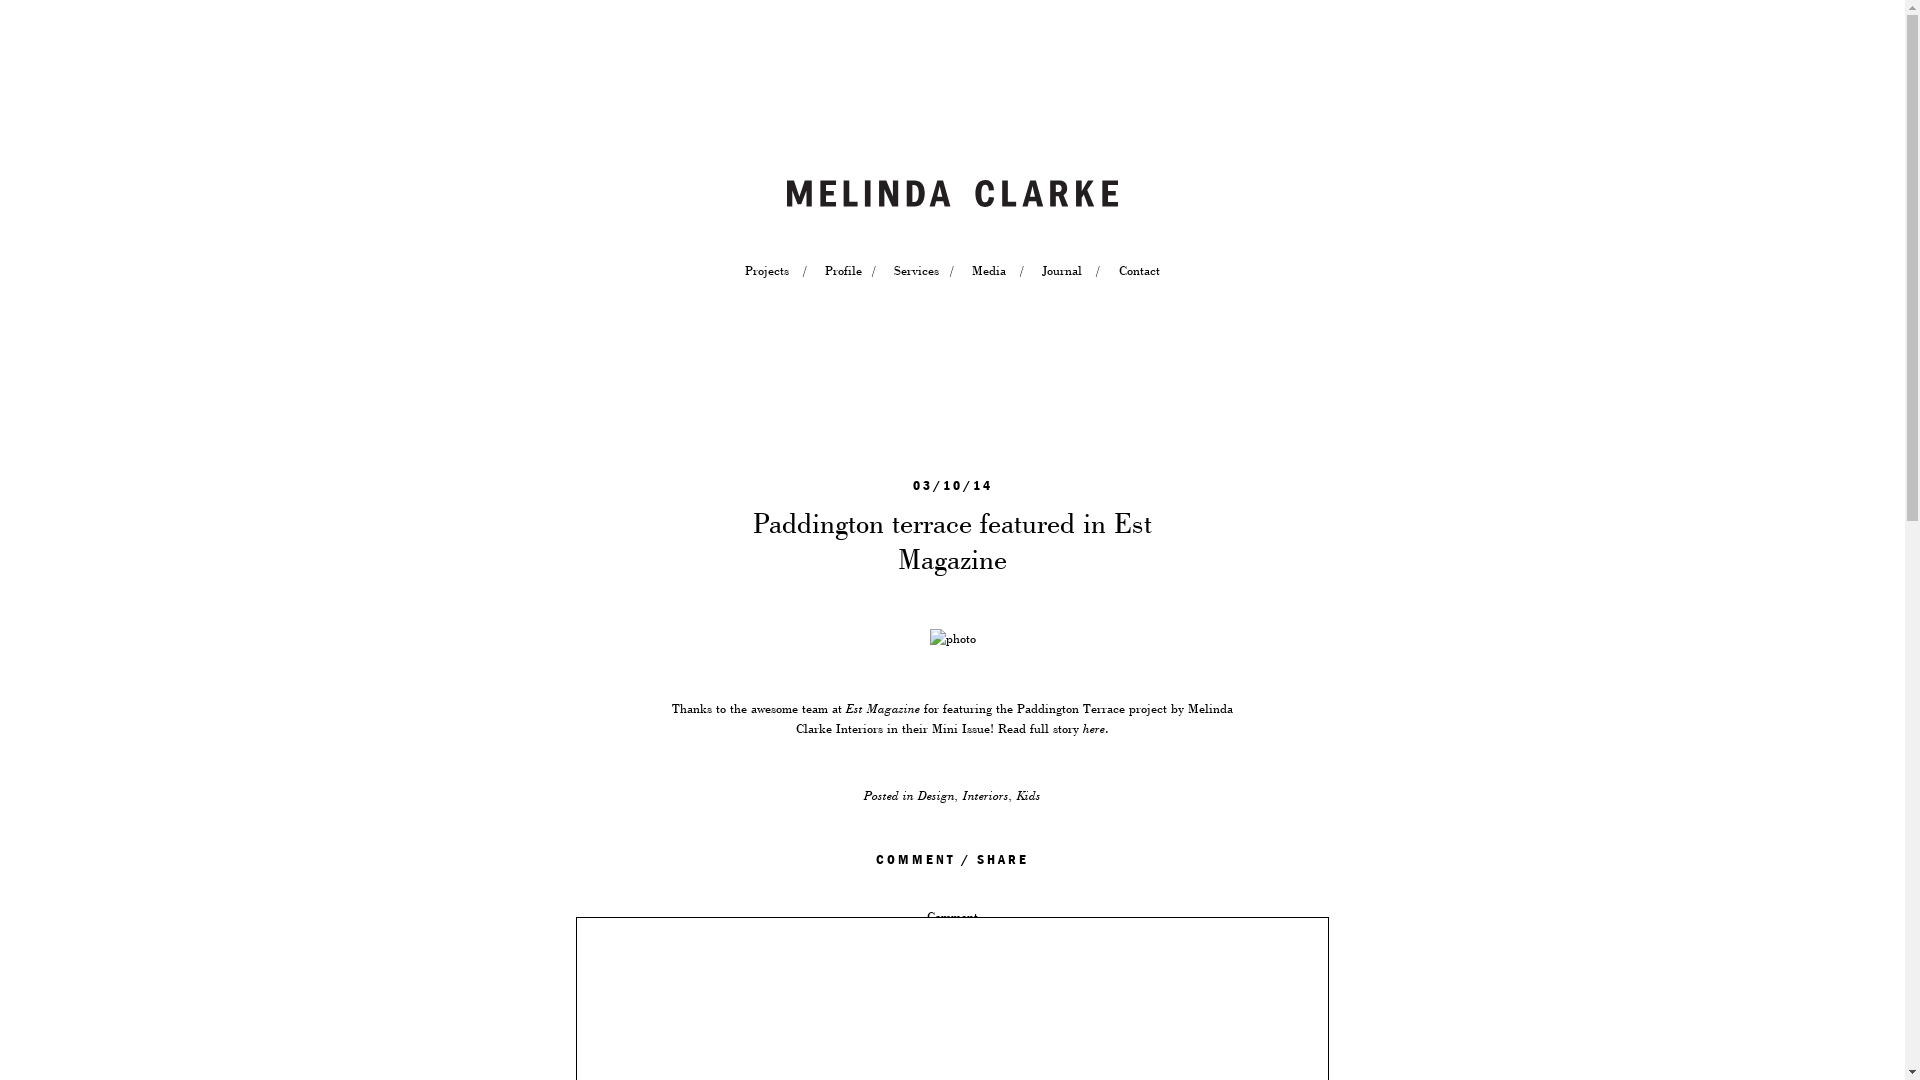  Describe the element at coordinates (935, 794) in the screenshot. I see `'Design'` at that location.